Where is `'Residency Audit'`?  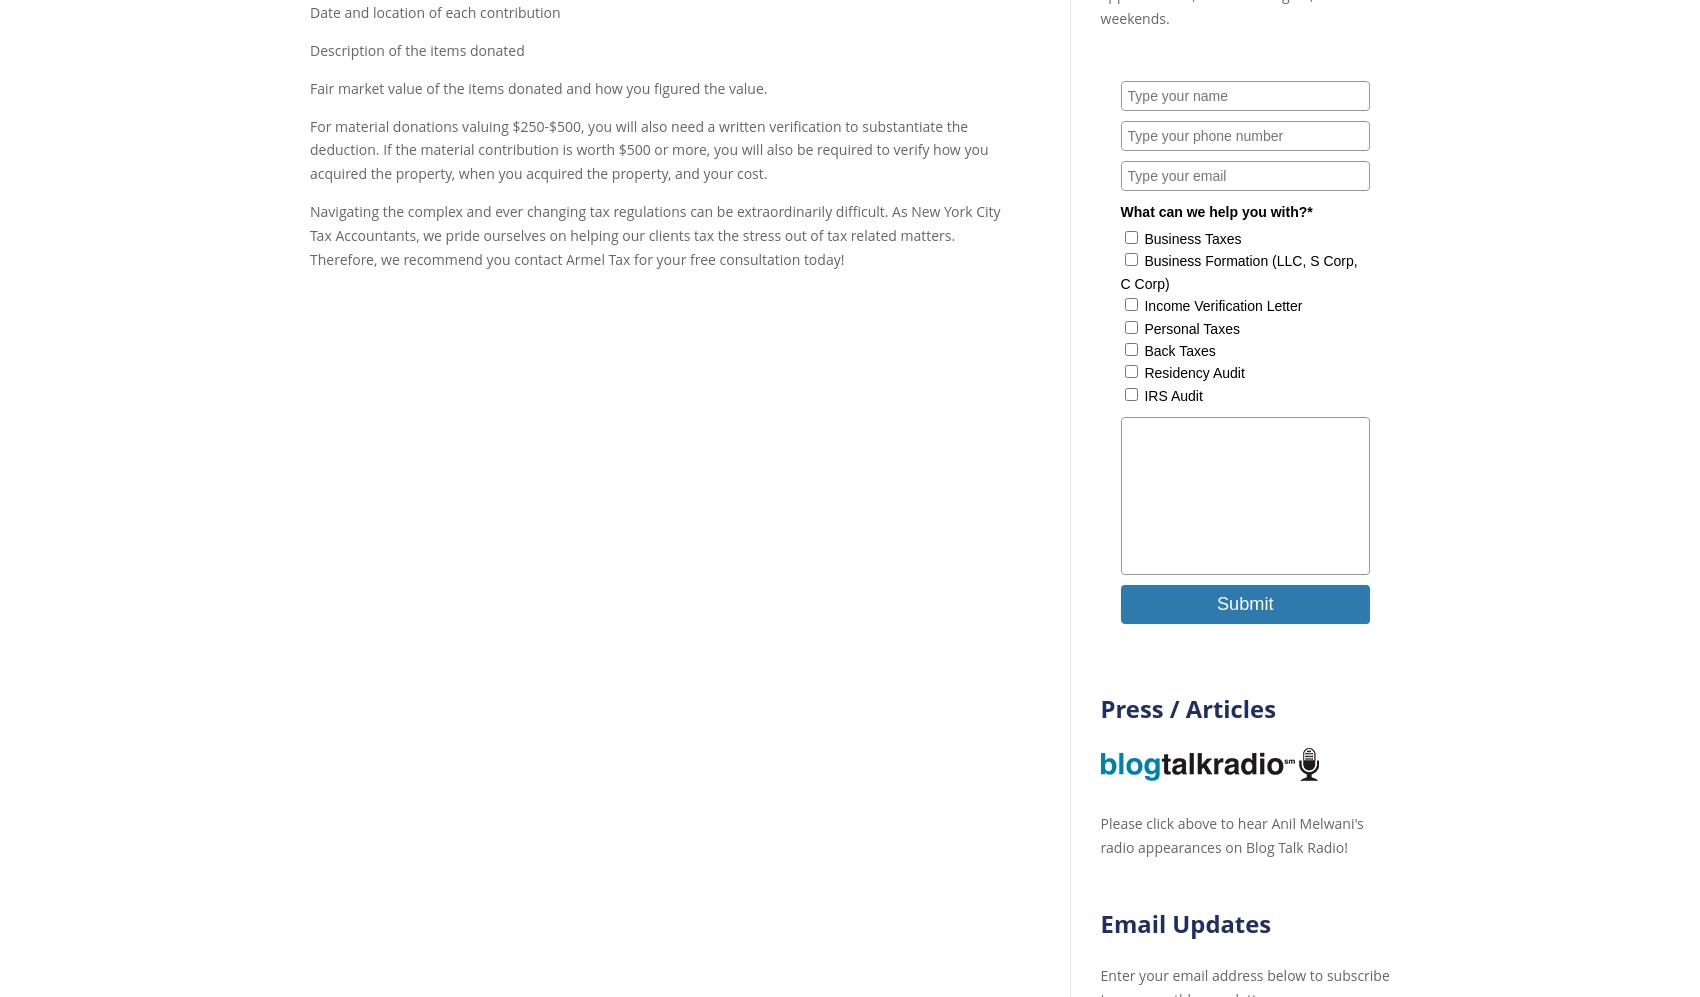 'Residency Audit' is located at coordinates (1193, 372).